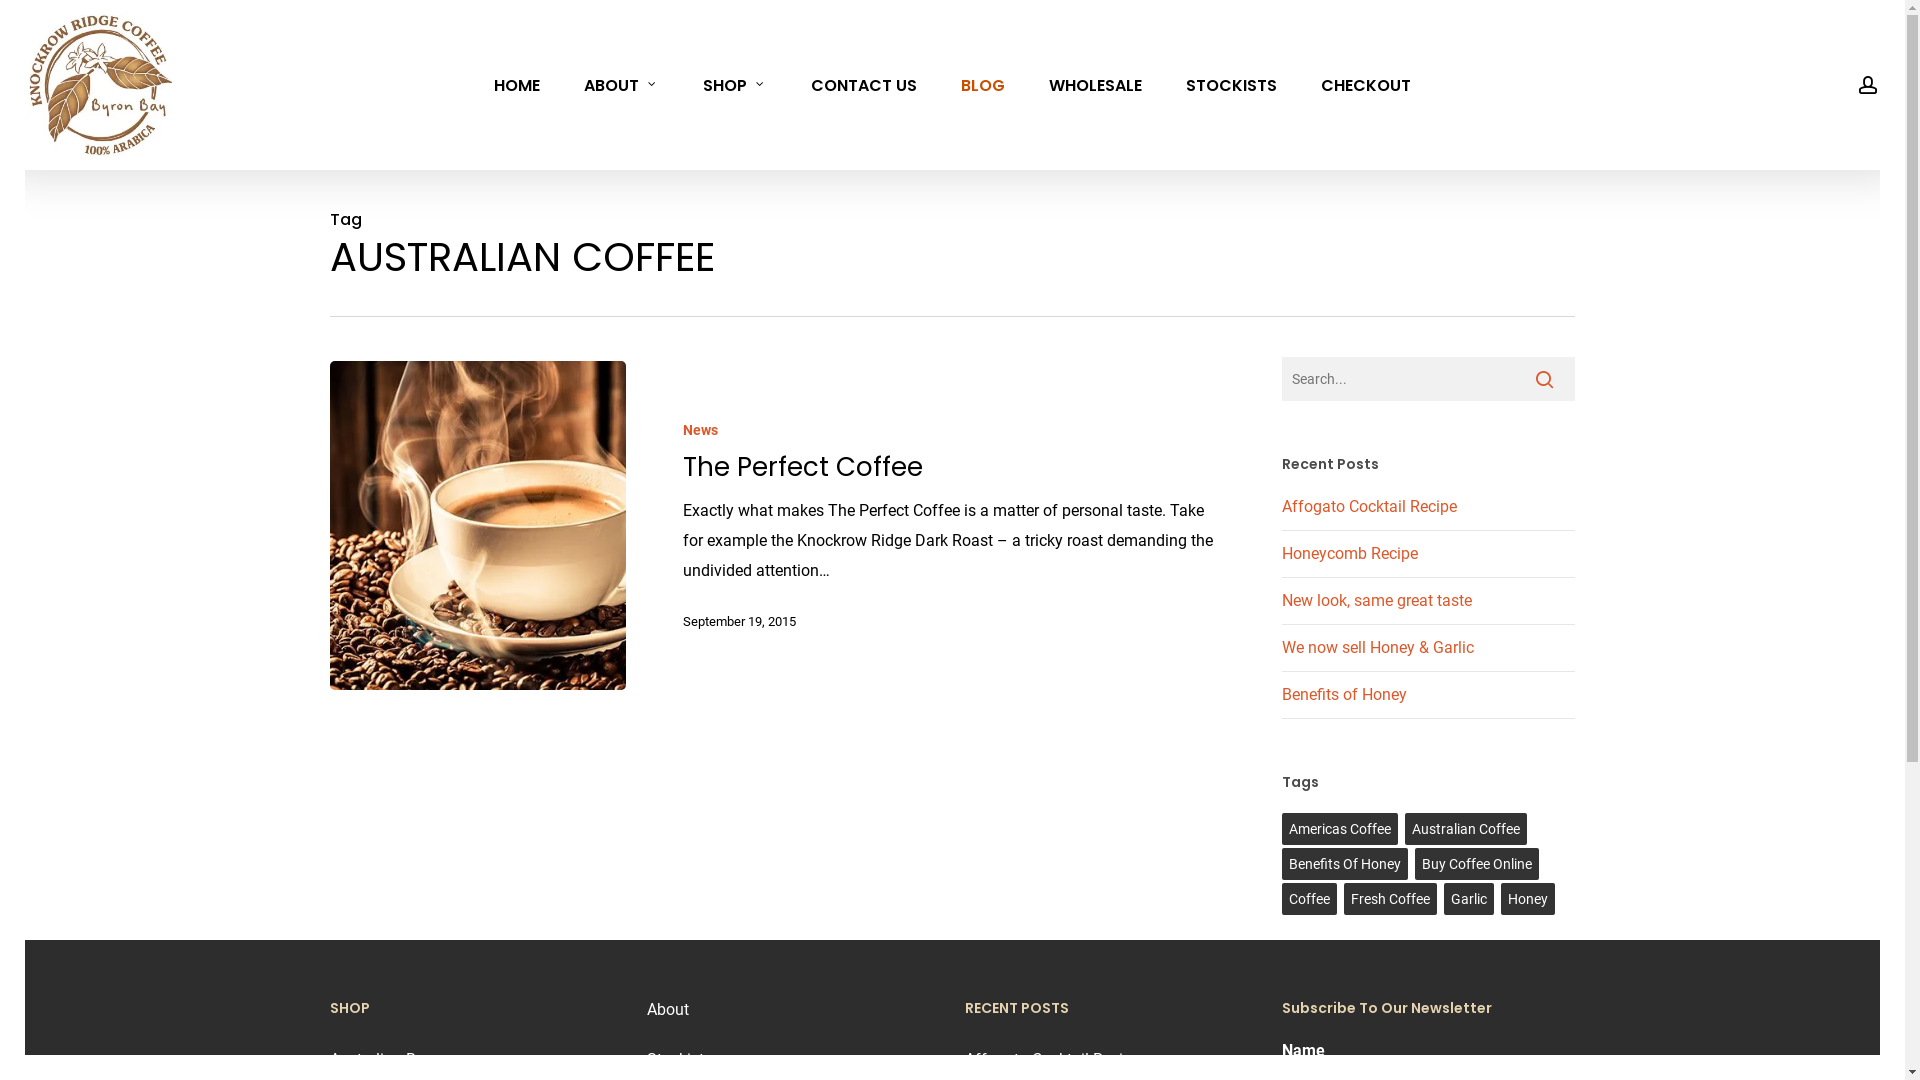  What do you see at coordinates (1094, 83) in the screenshot?
I see `'WHOLESALE'` at bounding box center [1094, 83].